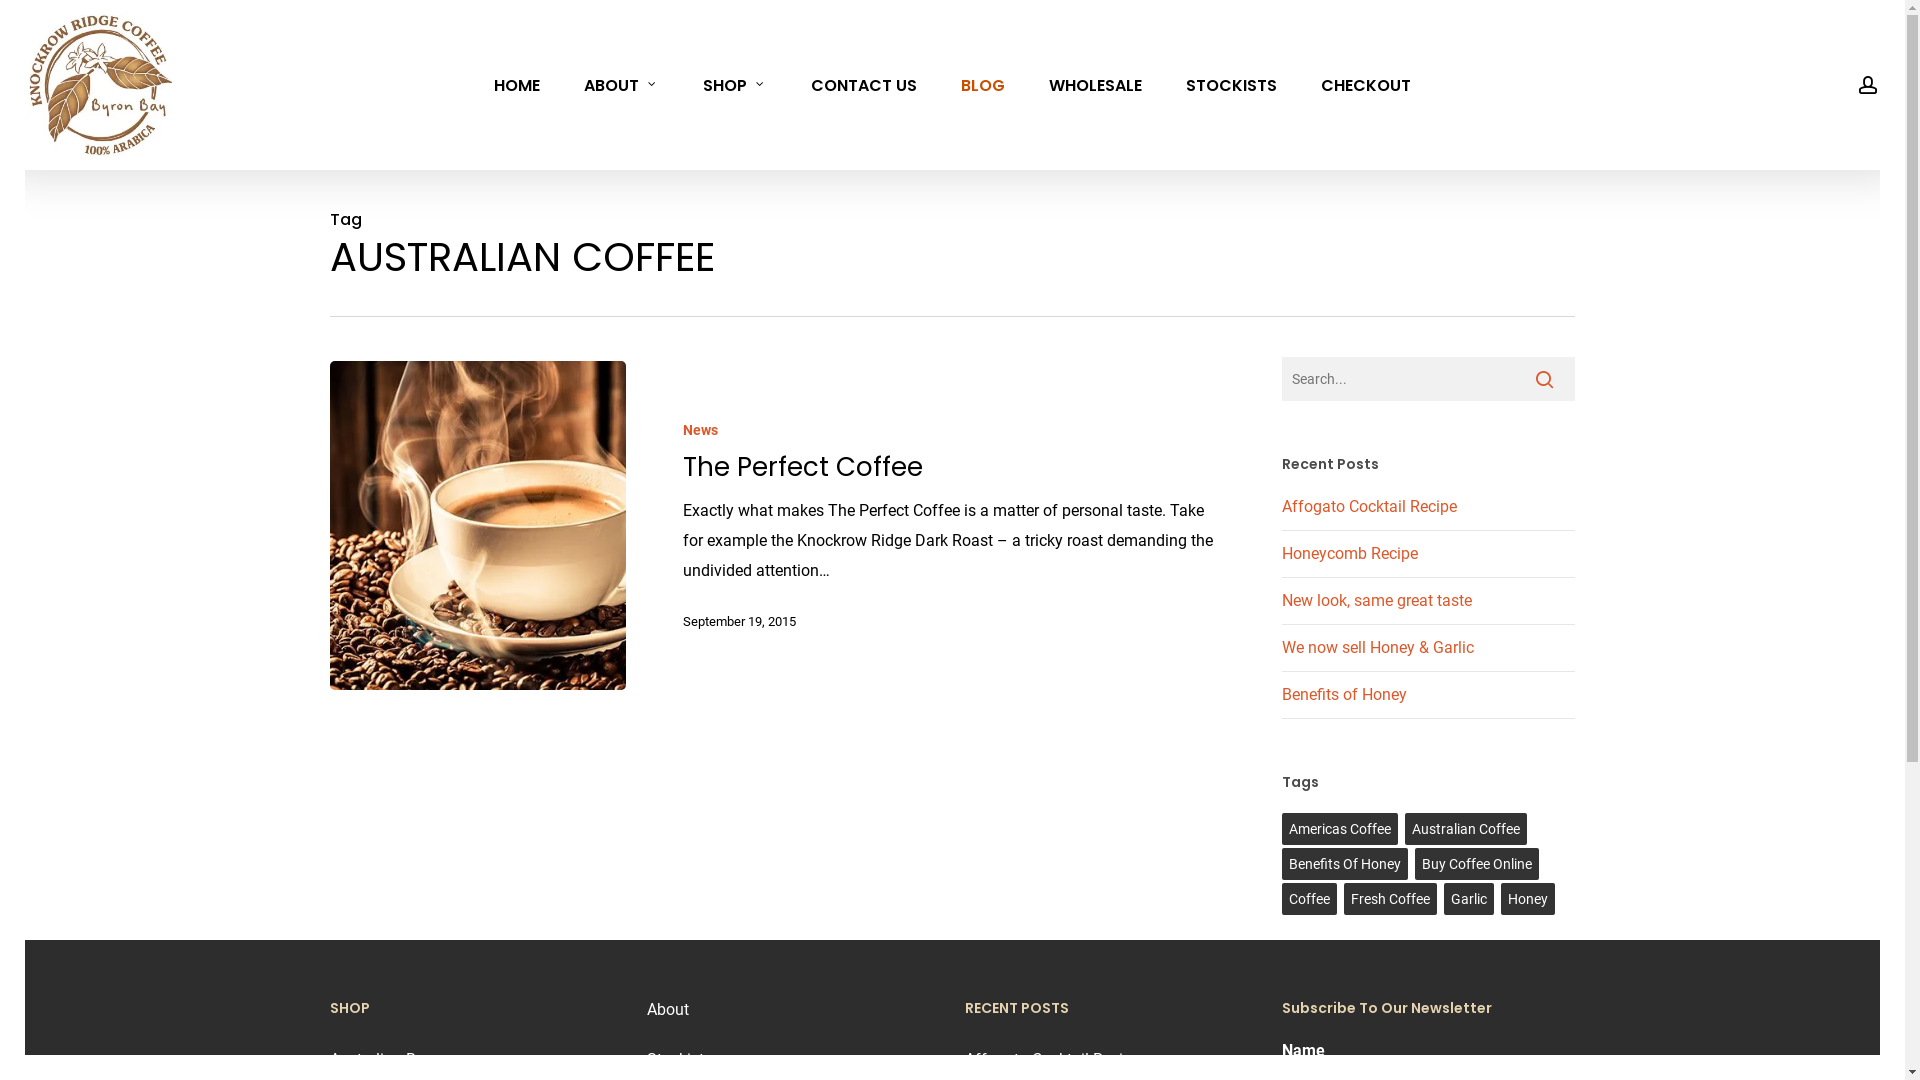  What do you see at coordinates (1094, 83) in the screenshot?
I see `'WHOLESALE'` at bounding box center [1094, 83].